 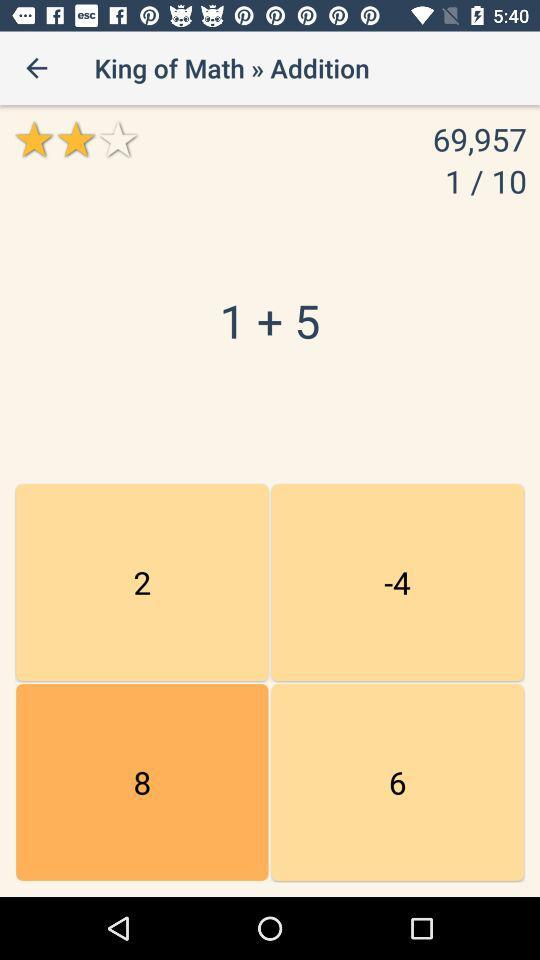 I want to click on 16 item, so click(x=397, y=782).